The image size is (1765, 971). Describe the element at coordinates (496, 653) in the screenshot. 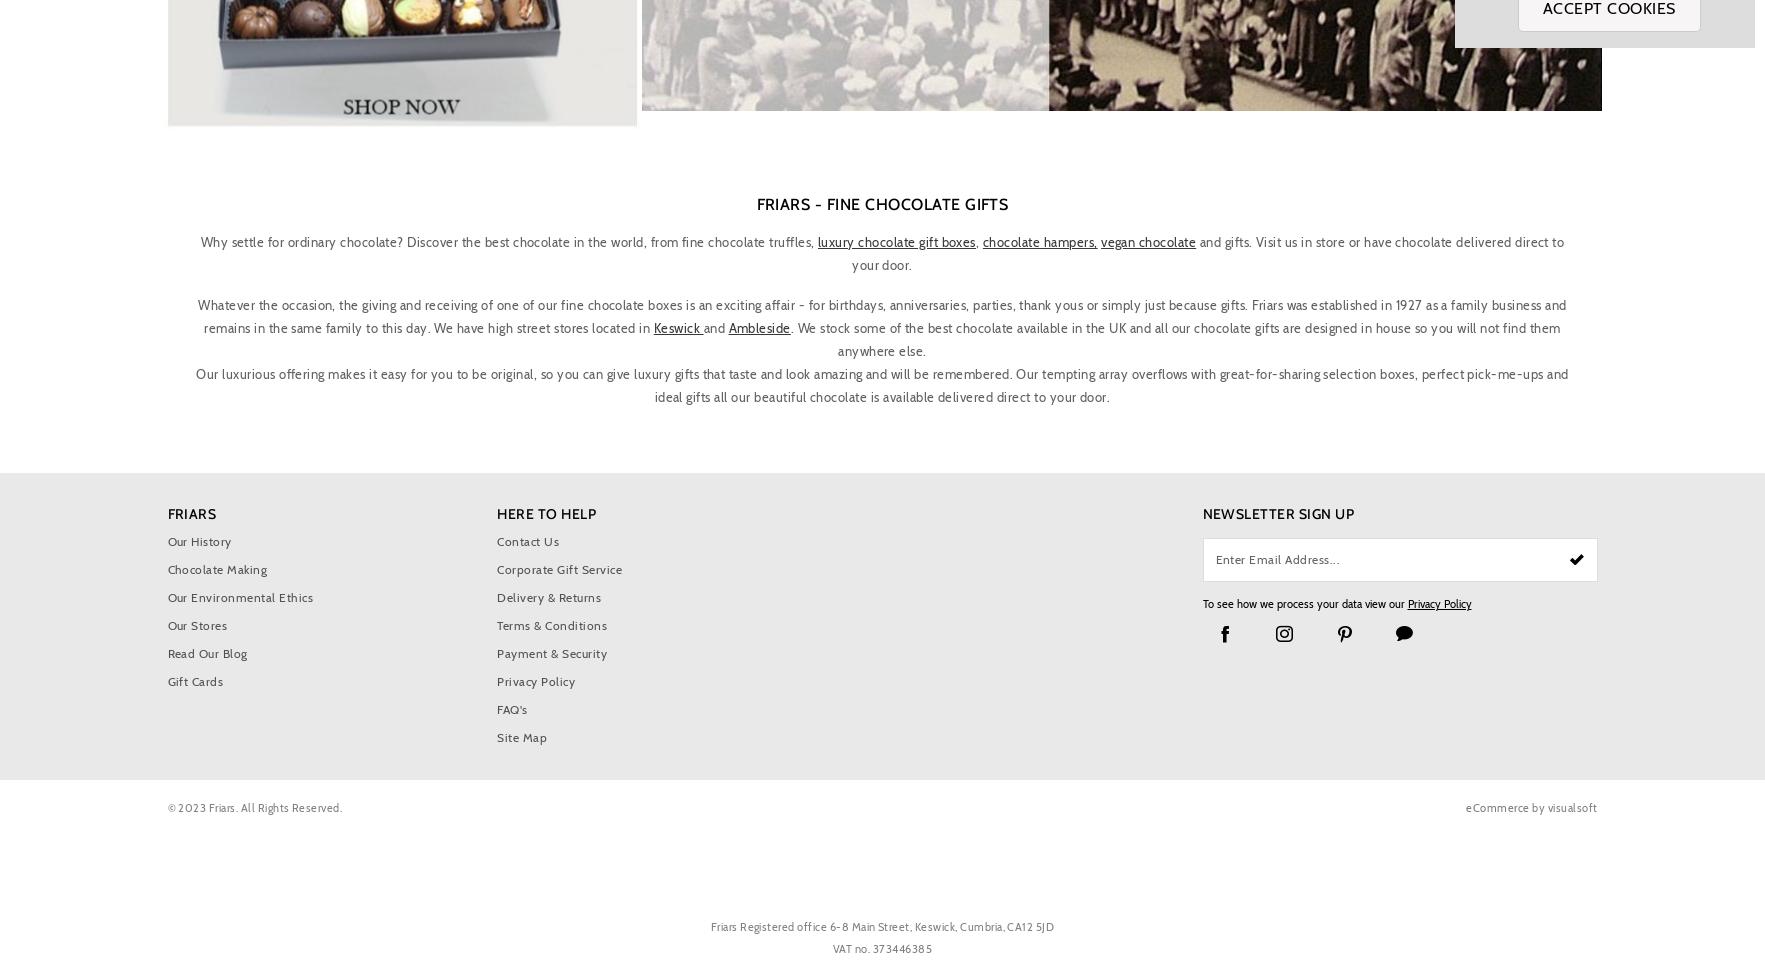

I see `'Payment & Security'` at that location.